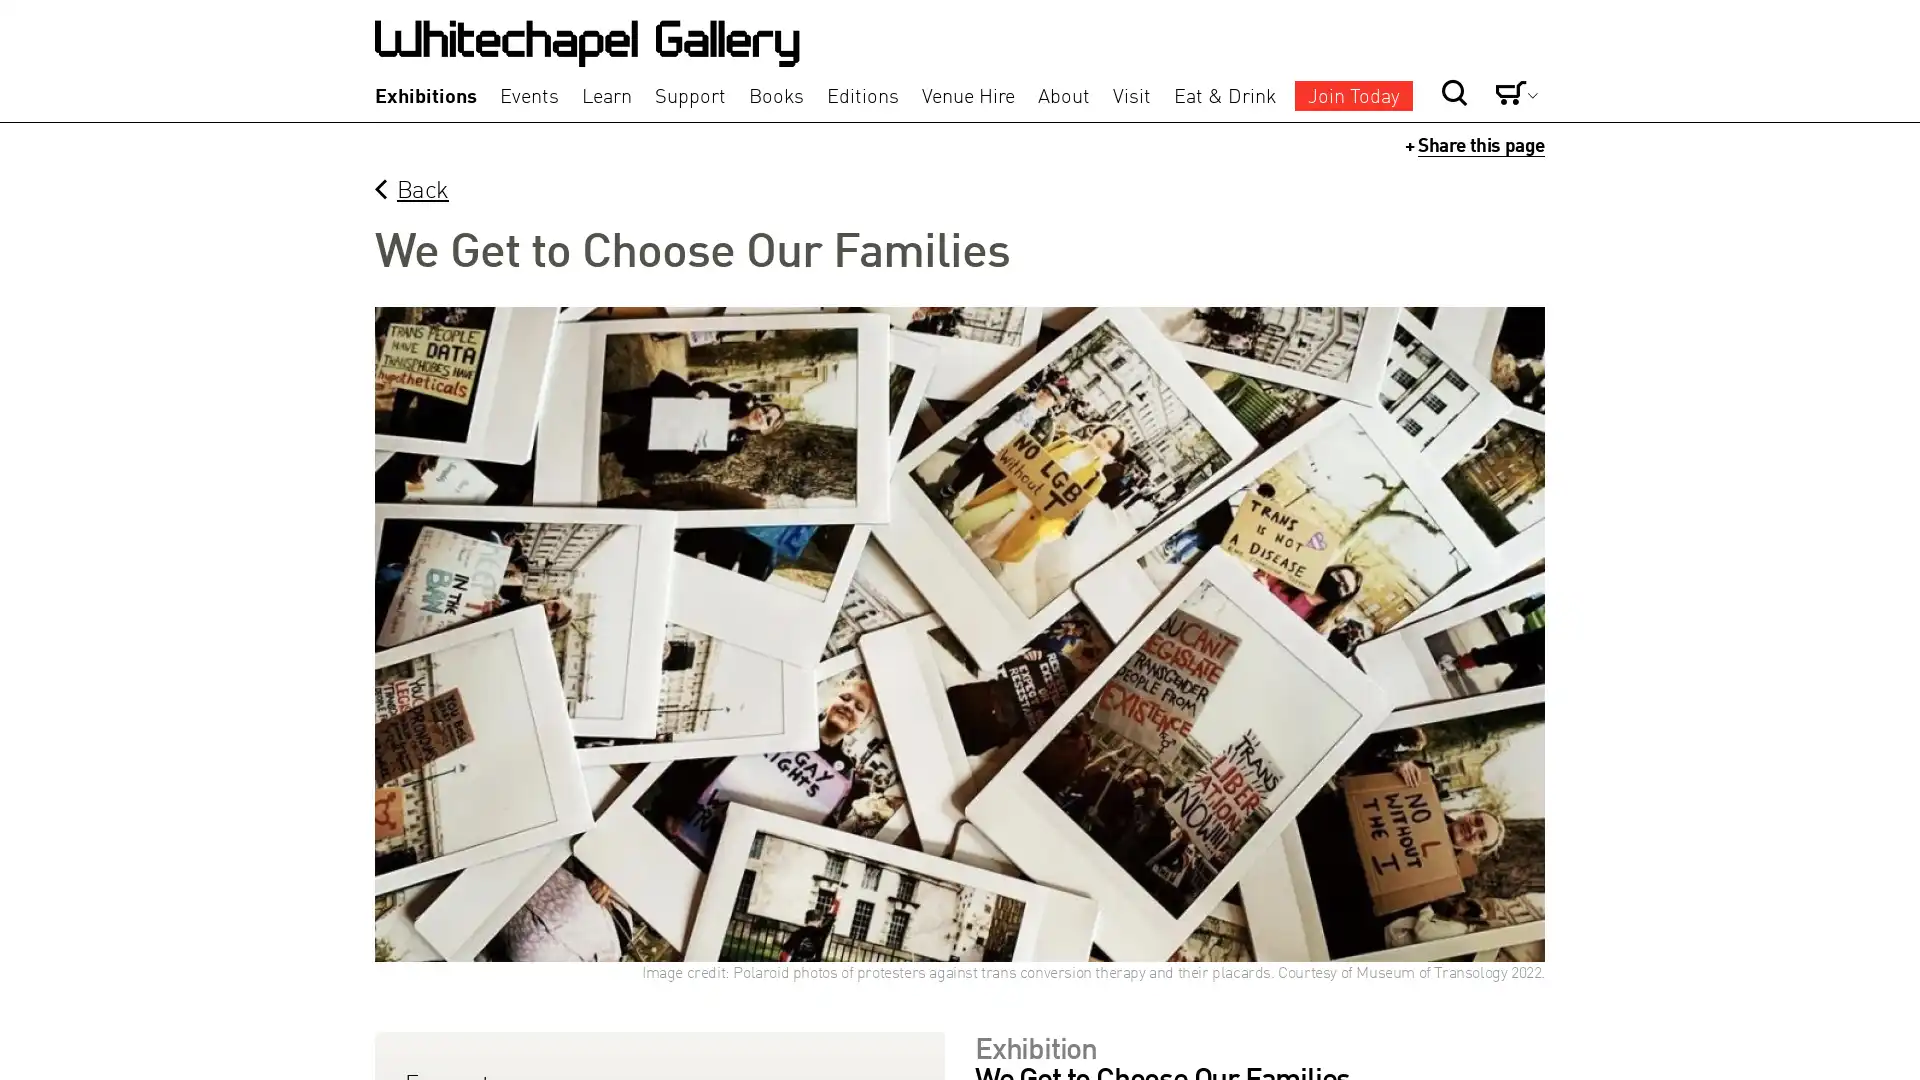  Describe the element at coordinates (1386, 58) in the screenshot. I see `Go` at that location.